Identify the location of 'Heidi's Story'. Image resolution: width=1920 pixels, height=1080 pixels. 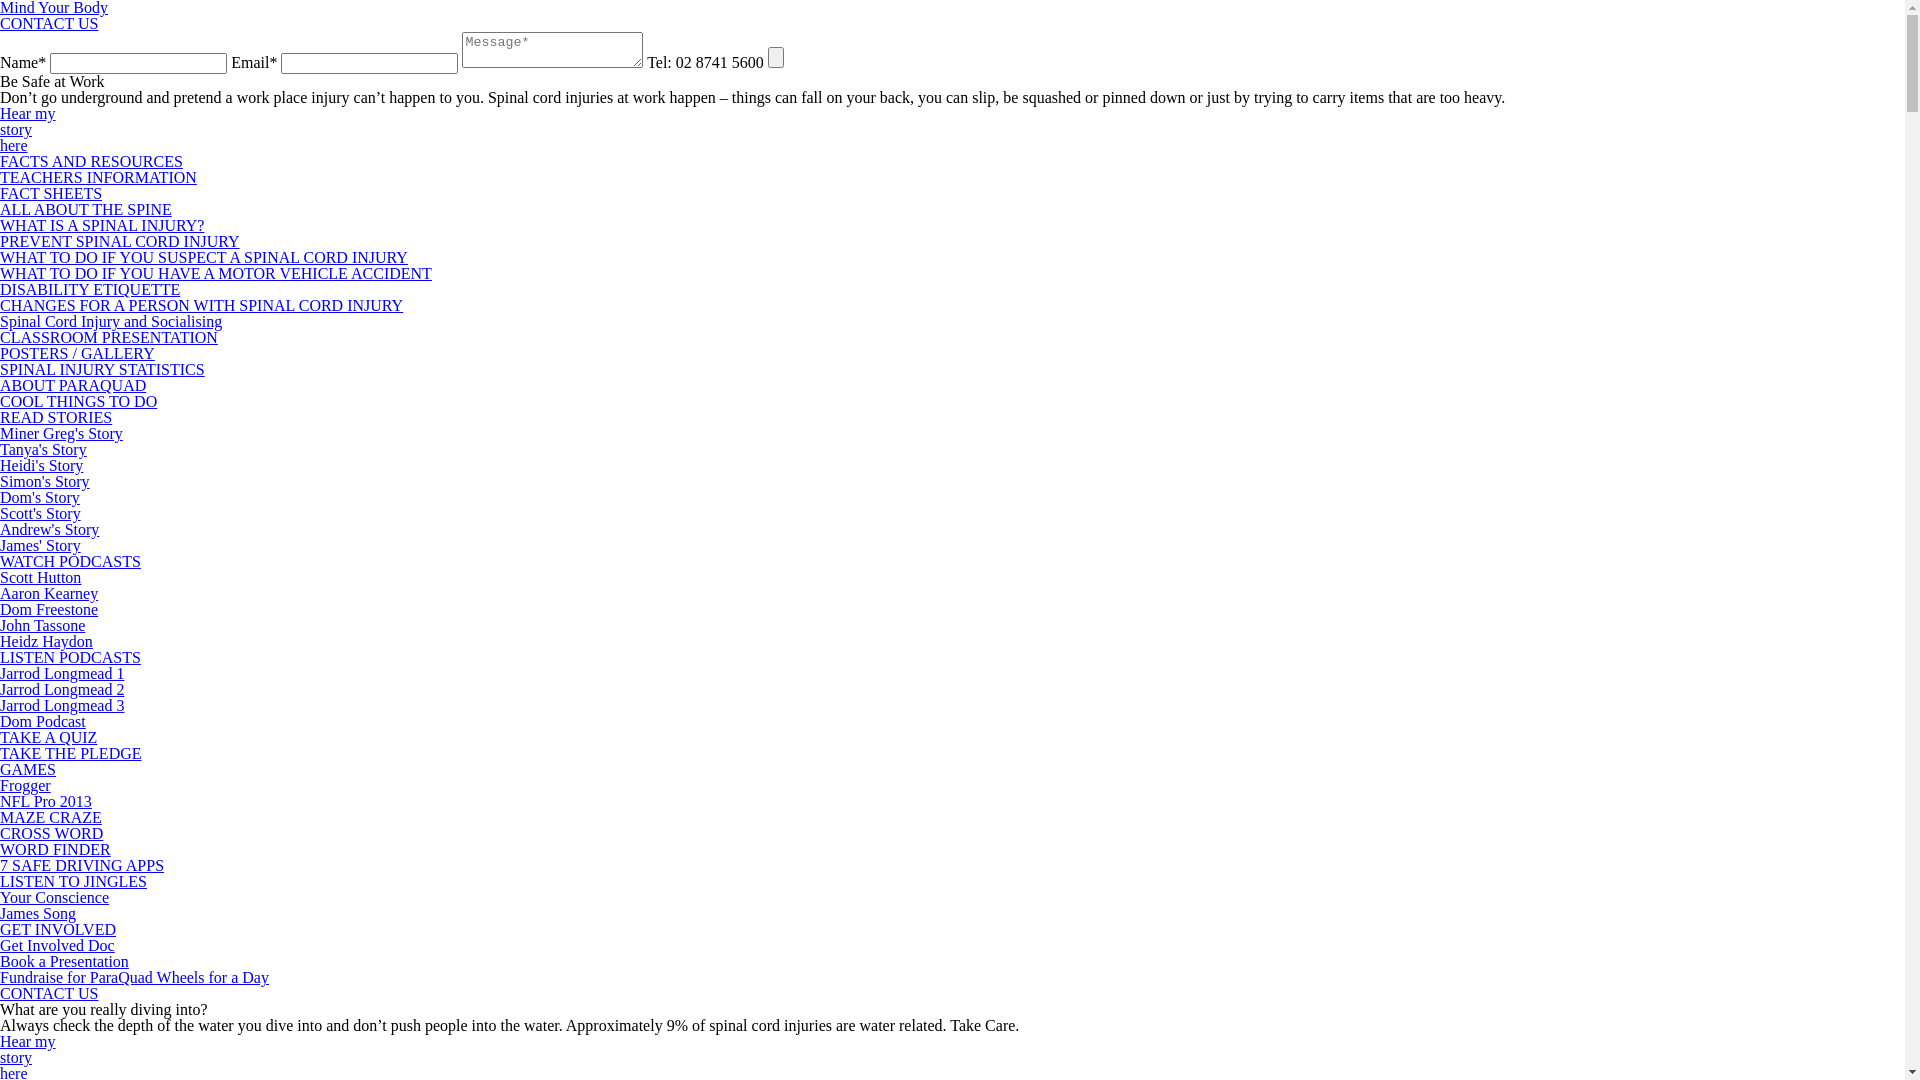
(41, 465).